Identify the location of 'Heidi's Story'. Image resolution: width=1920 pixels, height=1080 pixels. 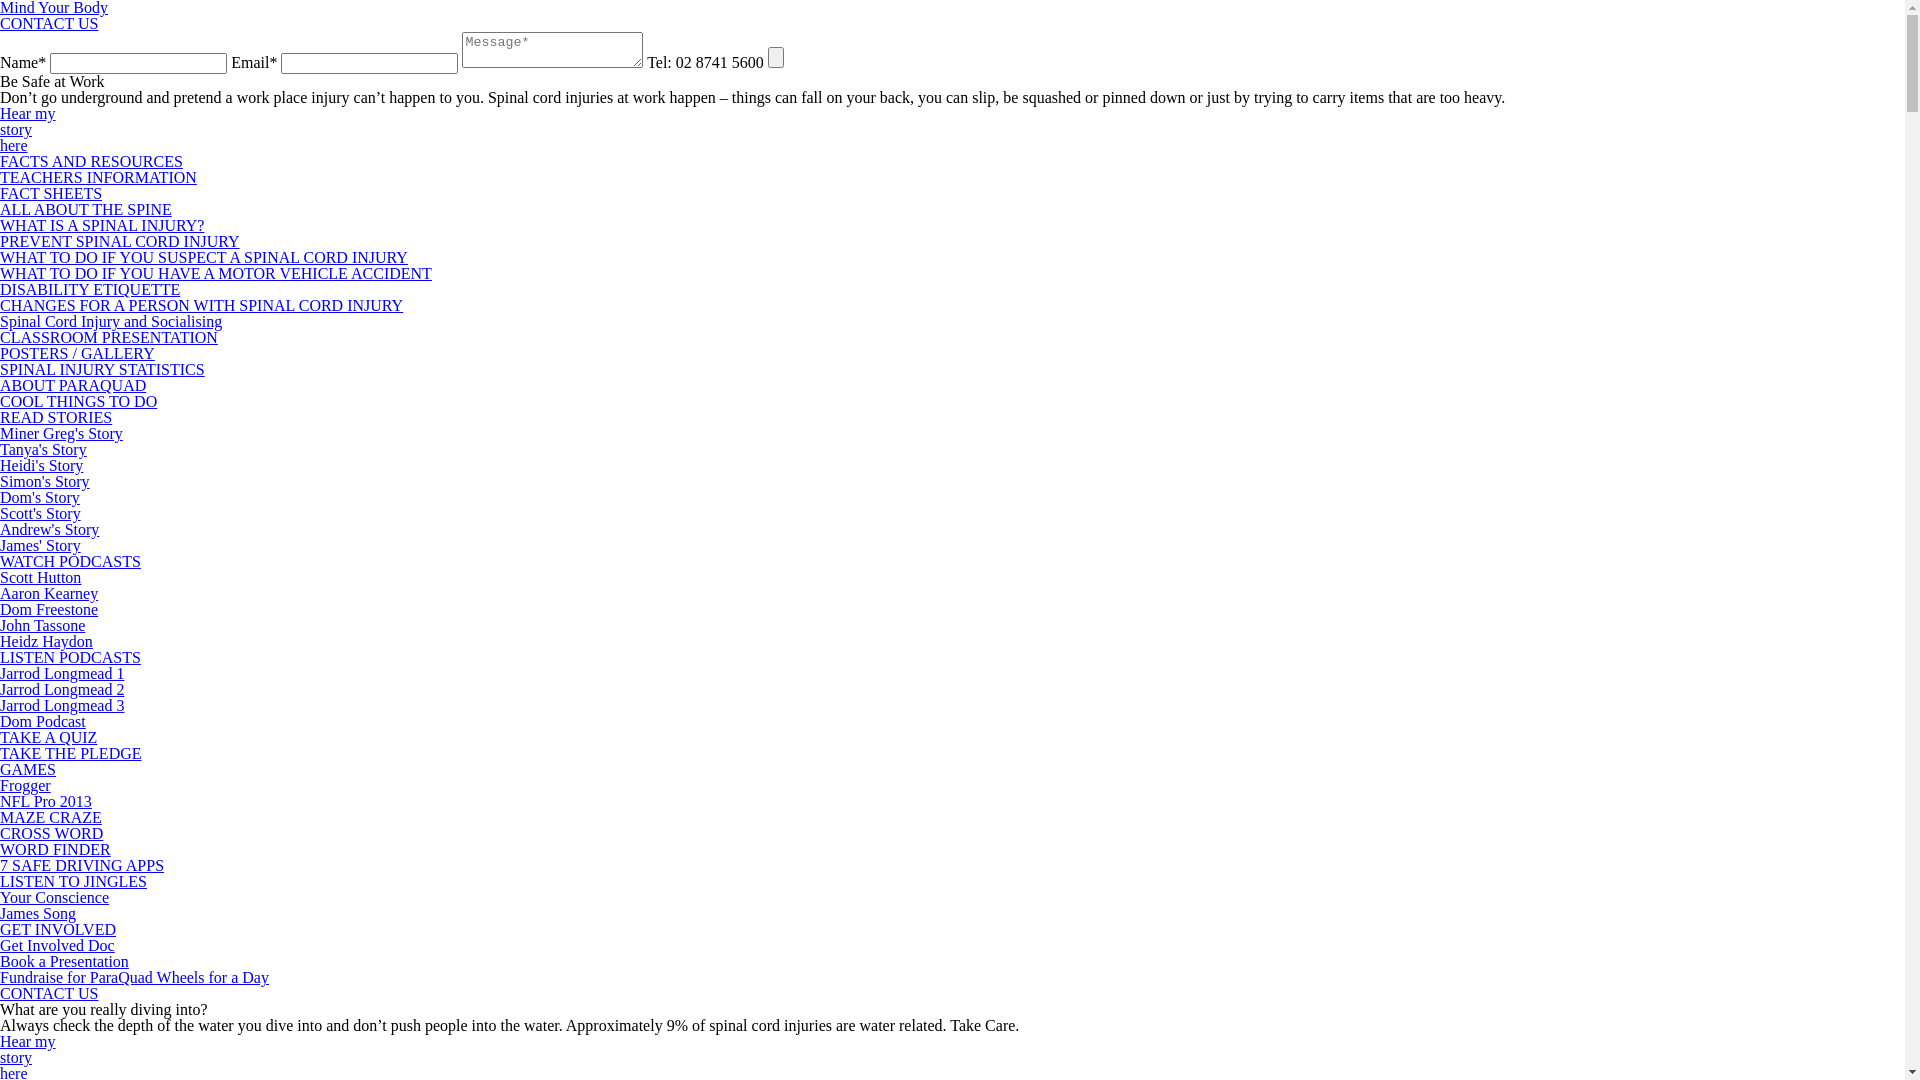
(41, 465).